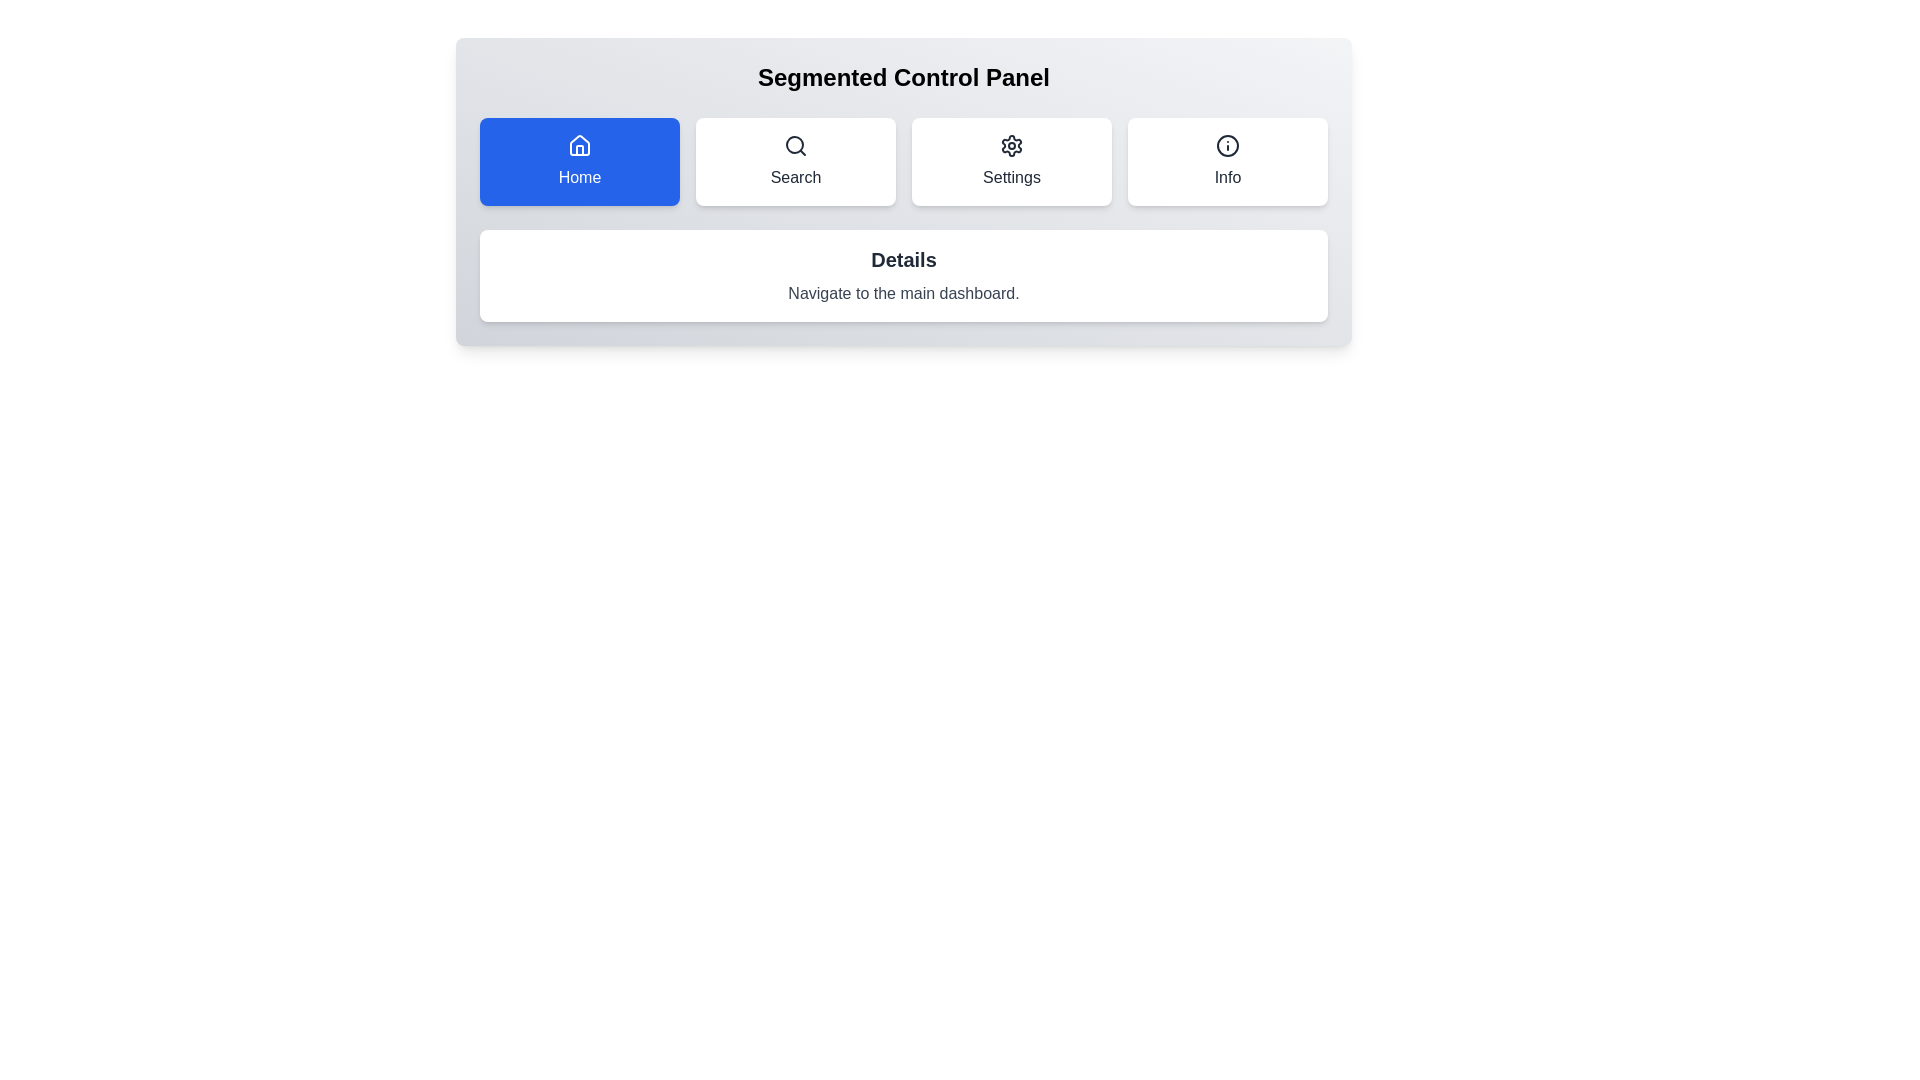 The width and height of the screenshot is (1920, 1080). I want to click on the Home button icon located in the navigation bar, so click(579, 145).